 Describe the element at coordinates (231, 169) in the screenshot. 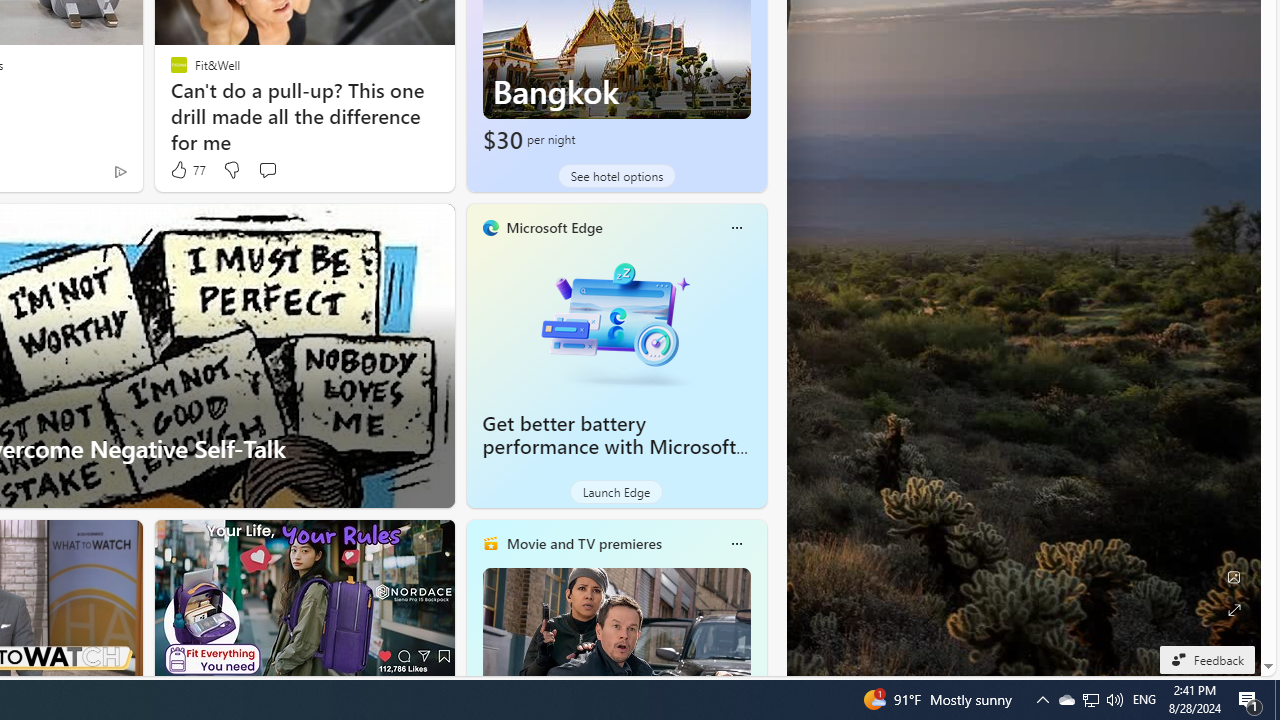

I see `'Dislike'` at that location.